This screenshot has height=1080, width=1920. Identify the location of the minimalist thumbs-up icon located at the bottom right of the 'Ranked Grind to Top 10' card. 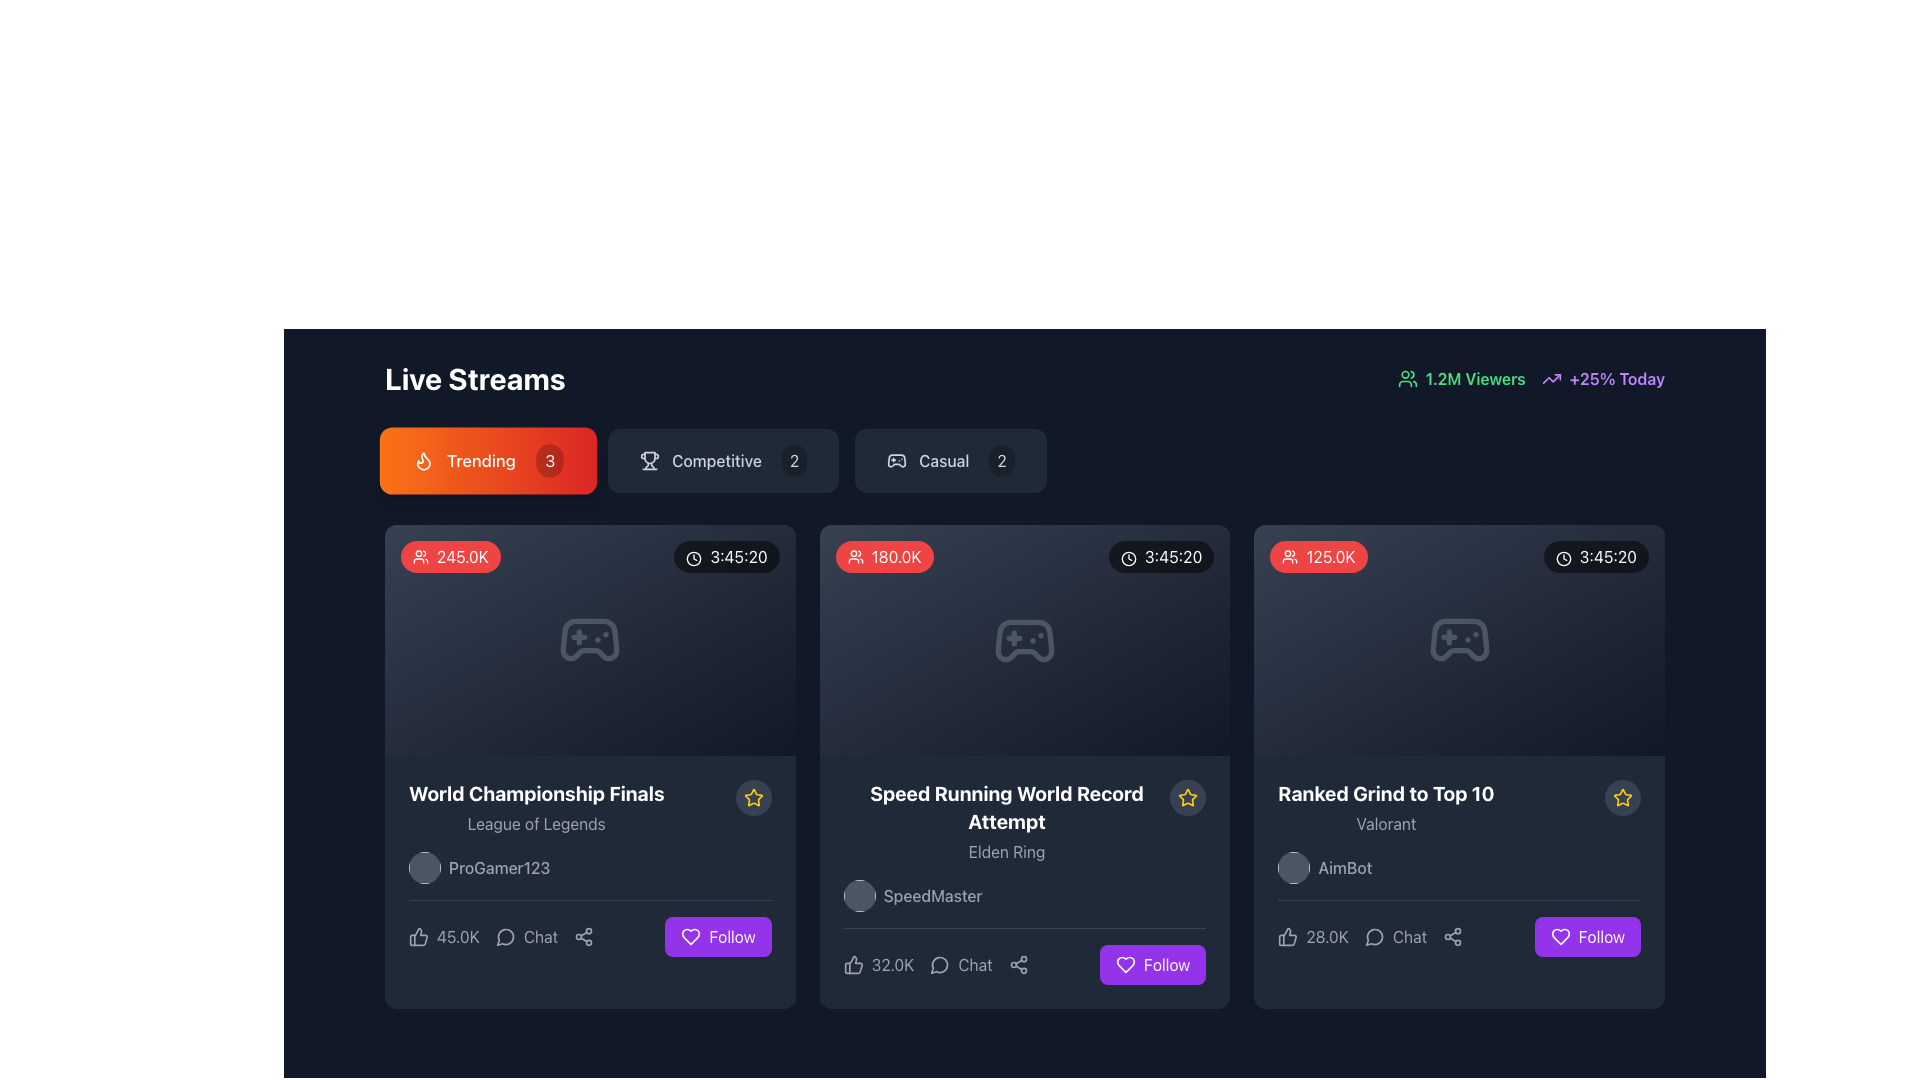
(1288, 937).